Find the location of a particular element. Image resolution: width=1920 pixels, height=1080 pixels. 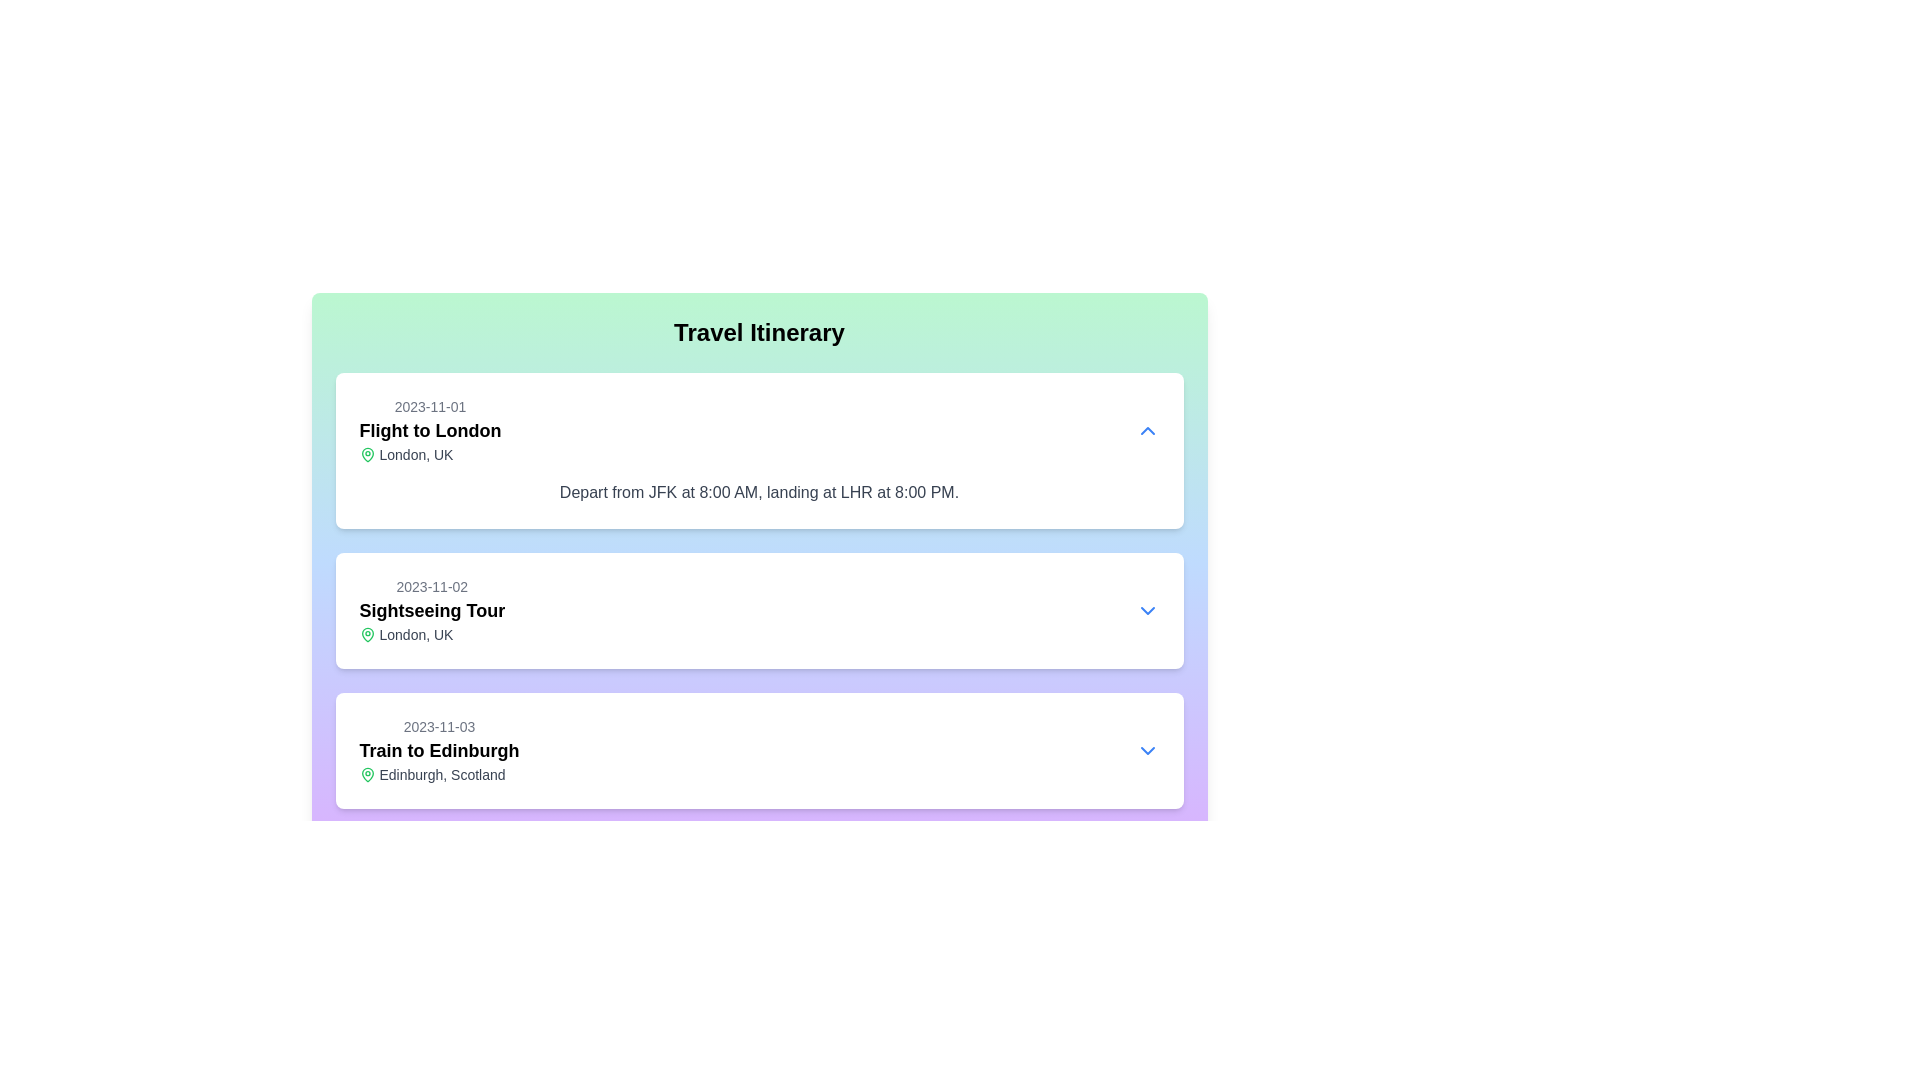

the text label displaying 'London, UK', which is part of the second itinerary item under the 'Sightseeing Tour' heading, aligned to the left with an icon to its left is located at coordinates (415, 635).